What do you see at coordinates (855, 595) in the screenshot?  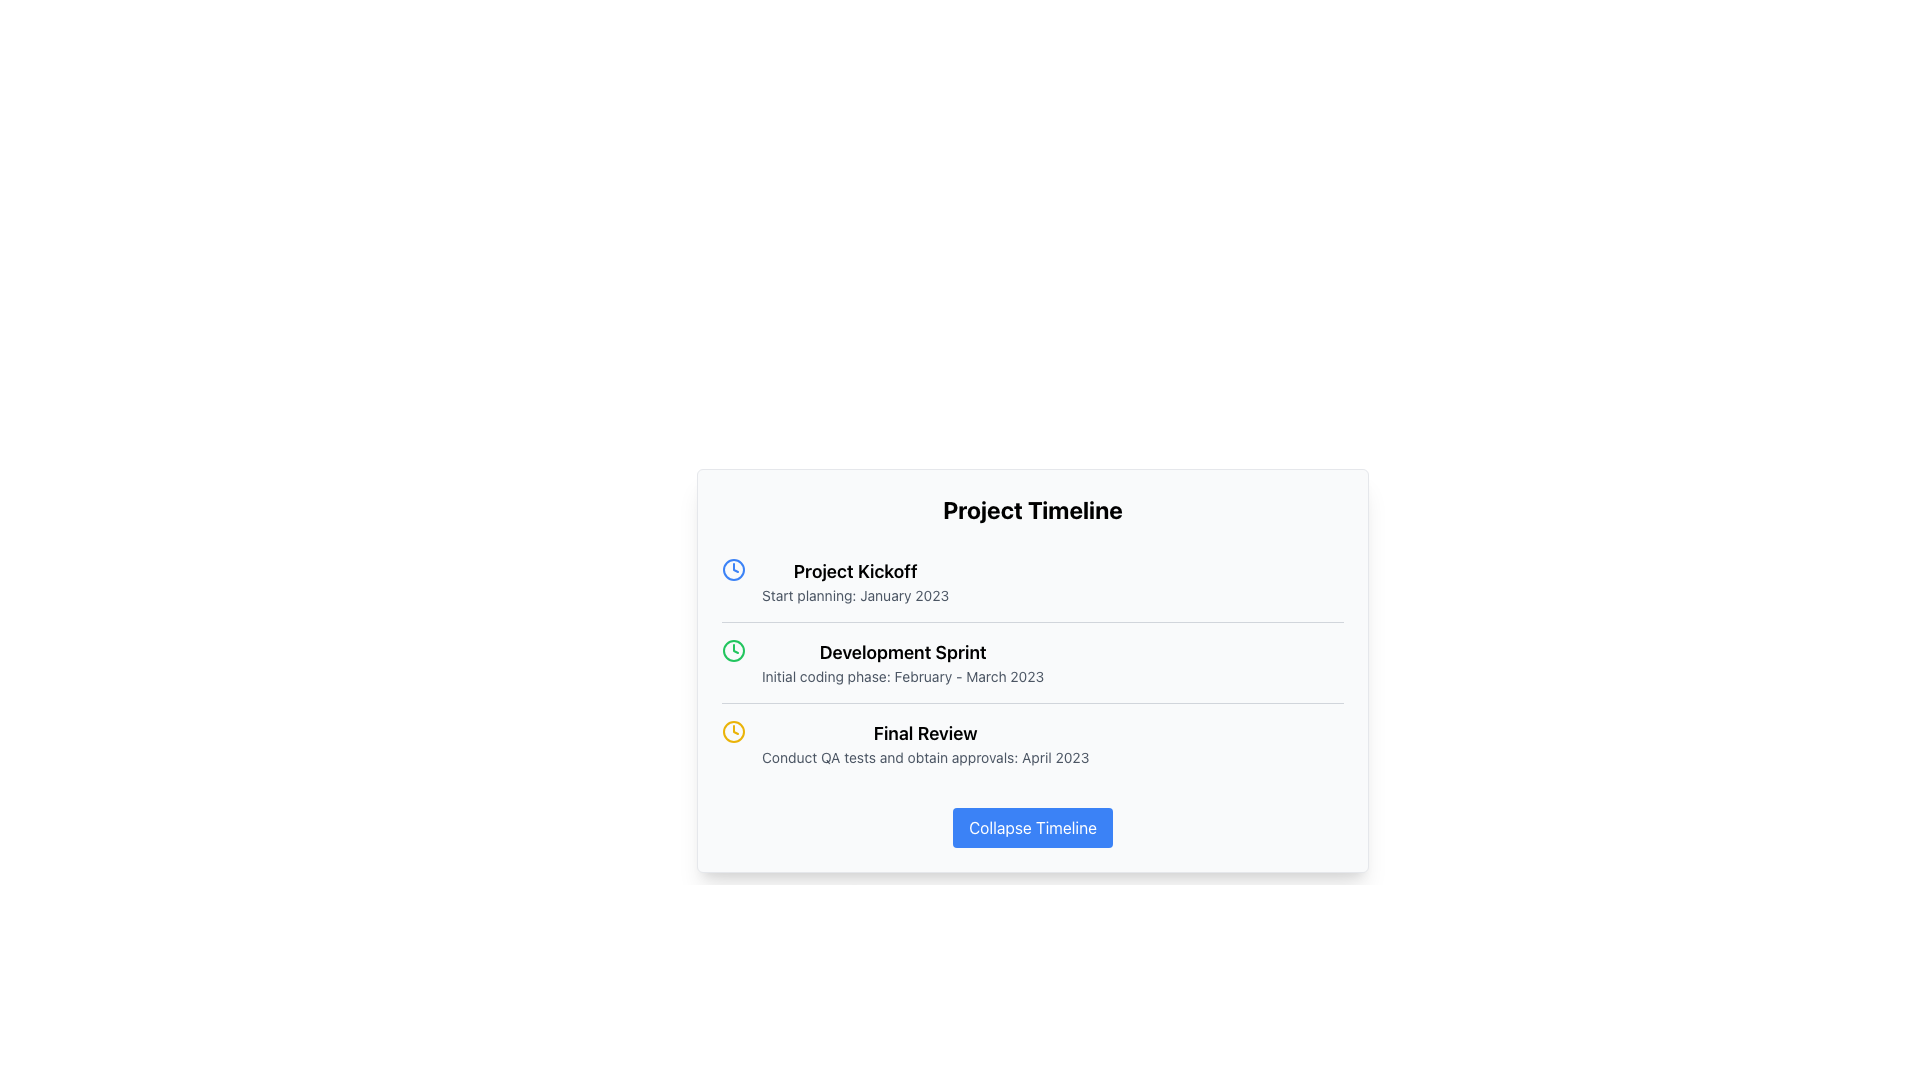 I see `informative text displayed in the text label indicating the start month and year of the 'Project Kickoff' phase, which is positioned below the 'Project Kickoff' element` at bounding box center [855, 595].